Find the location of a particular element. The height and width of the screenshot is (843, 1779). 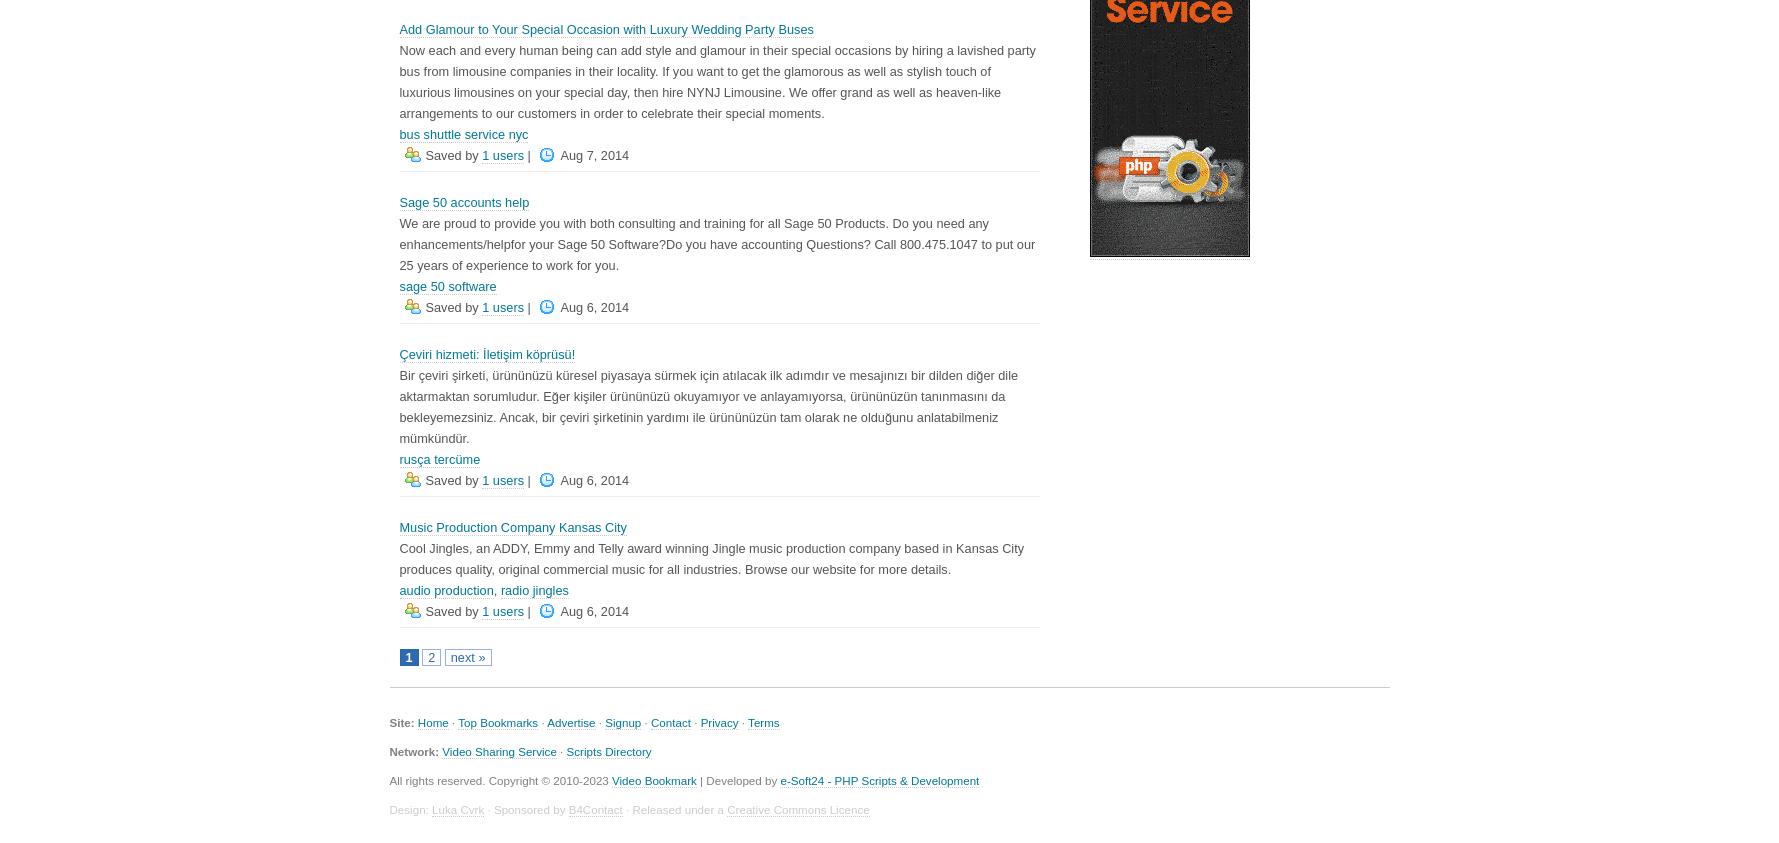

'Sage 50 accounts help' is located at coordinates (398, 201).